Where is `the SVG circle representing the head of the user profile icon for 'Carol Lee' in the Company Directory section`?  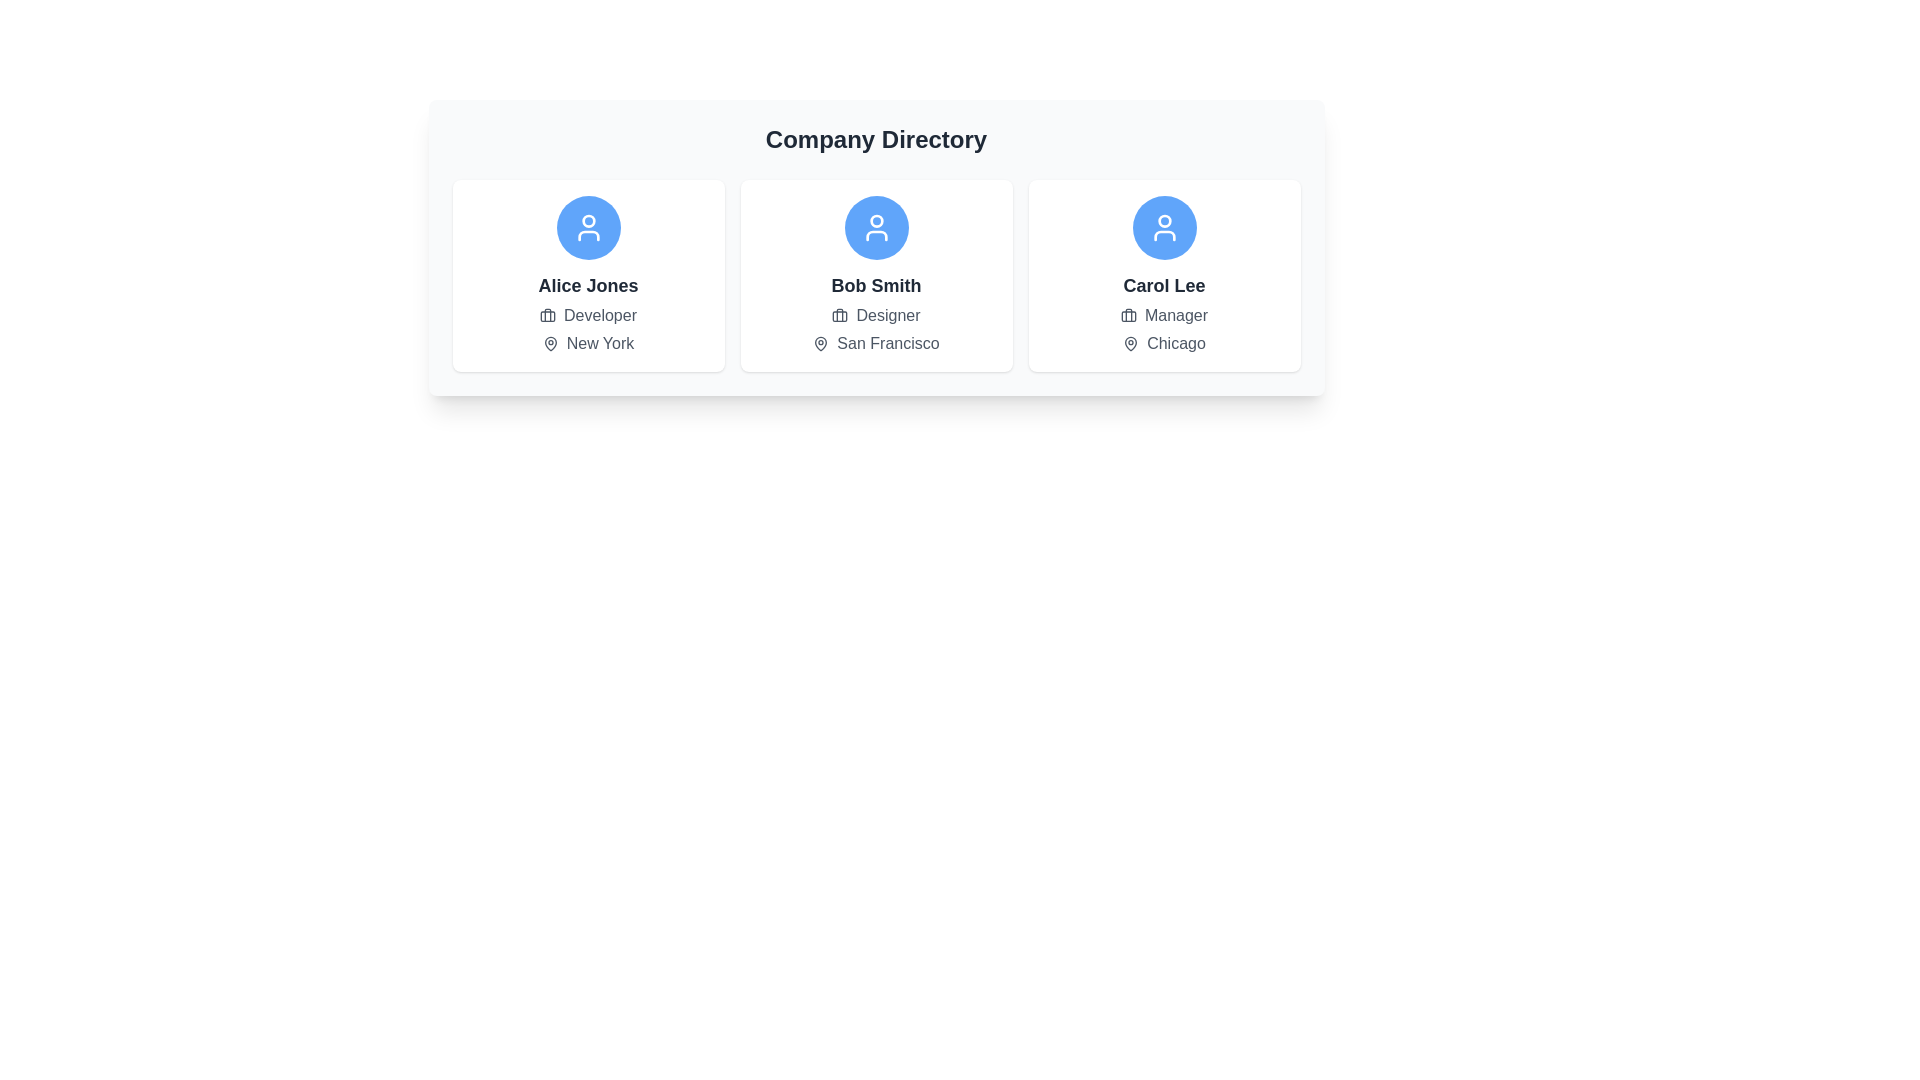 the SVG circle representing the head of the user profile icon for 'Carol Lee' in the Company Directory section is located at coordinates (1164, 221).